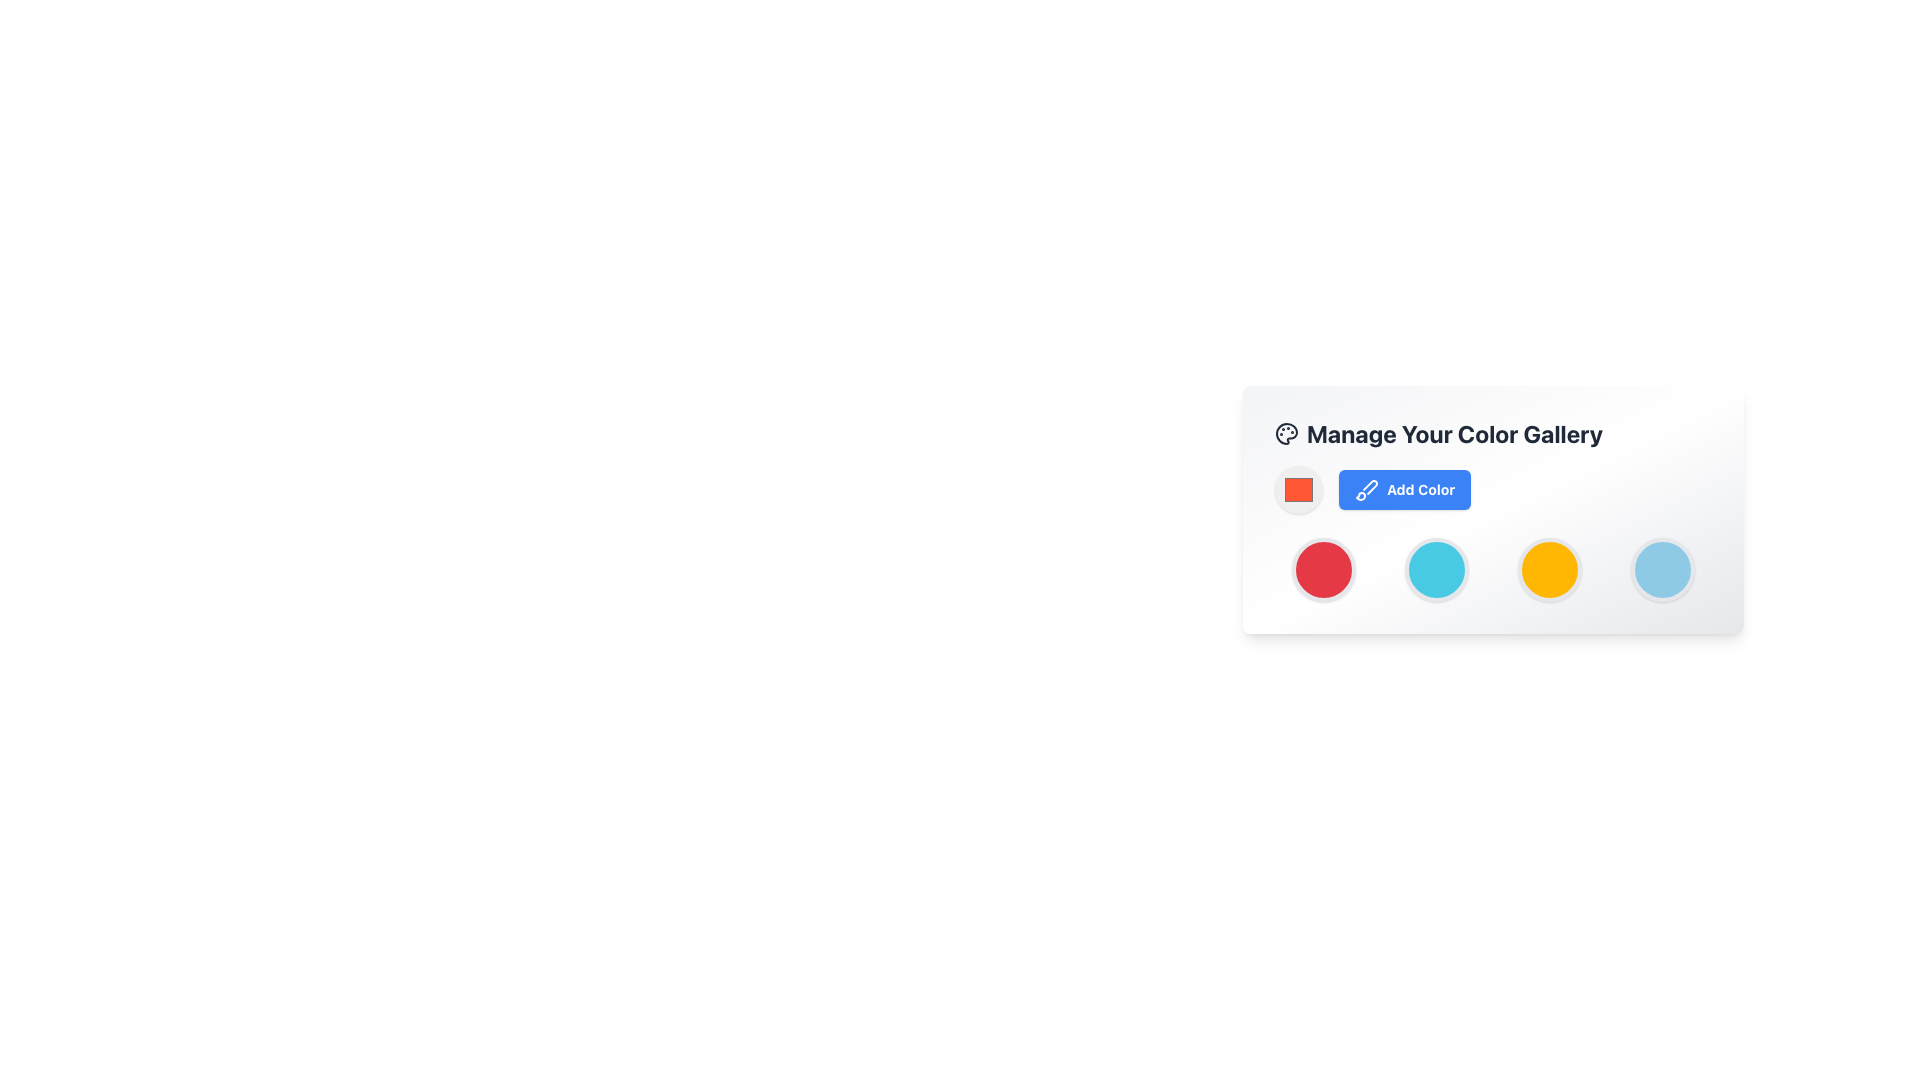 The height and width of the screenshot is (1080, 1920). Describe the element at coordinates (1366, 489) in the screenshot. I see `the icon resembling a brush with a blue background and white outline, located to the left of the 'Add Color' button in the 'Manage Your Color Gallery' section` at that location.